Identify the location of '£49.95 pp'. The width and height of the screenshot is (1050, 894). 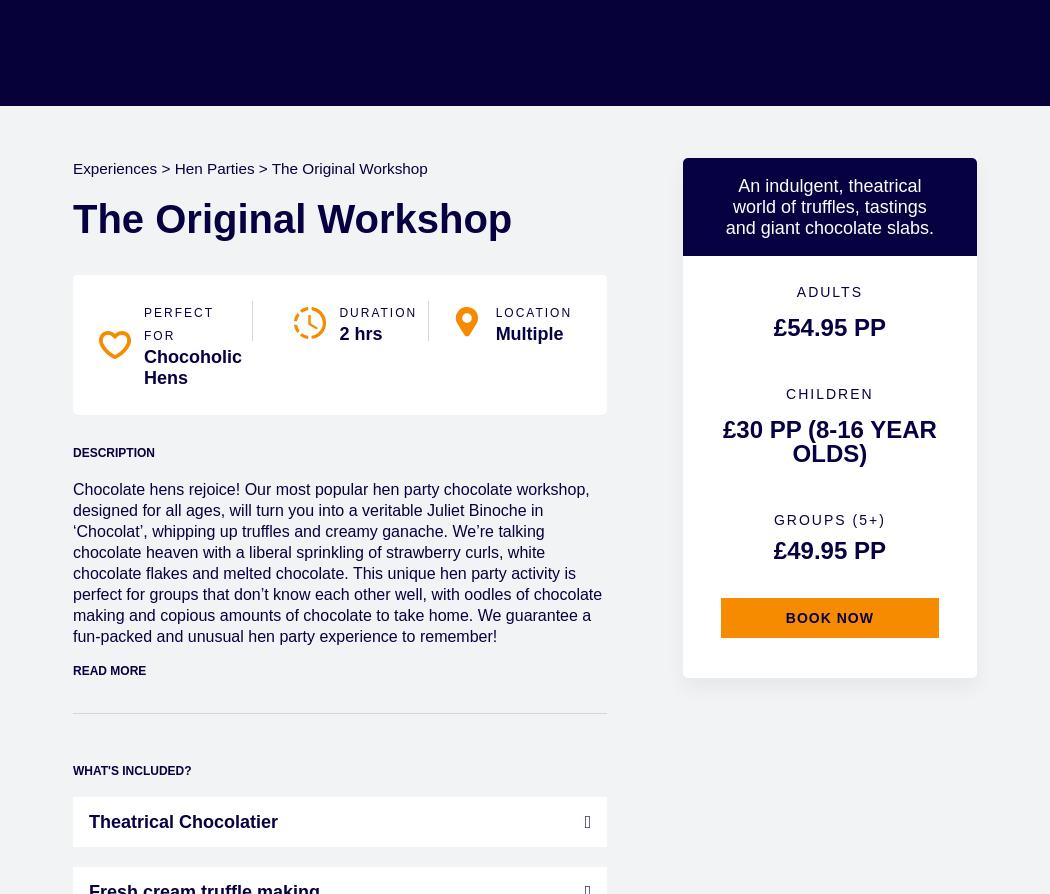
(828, 550).